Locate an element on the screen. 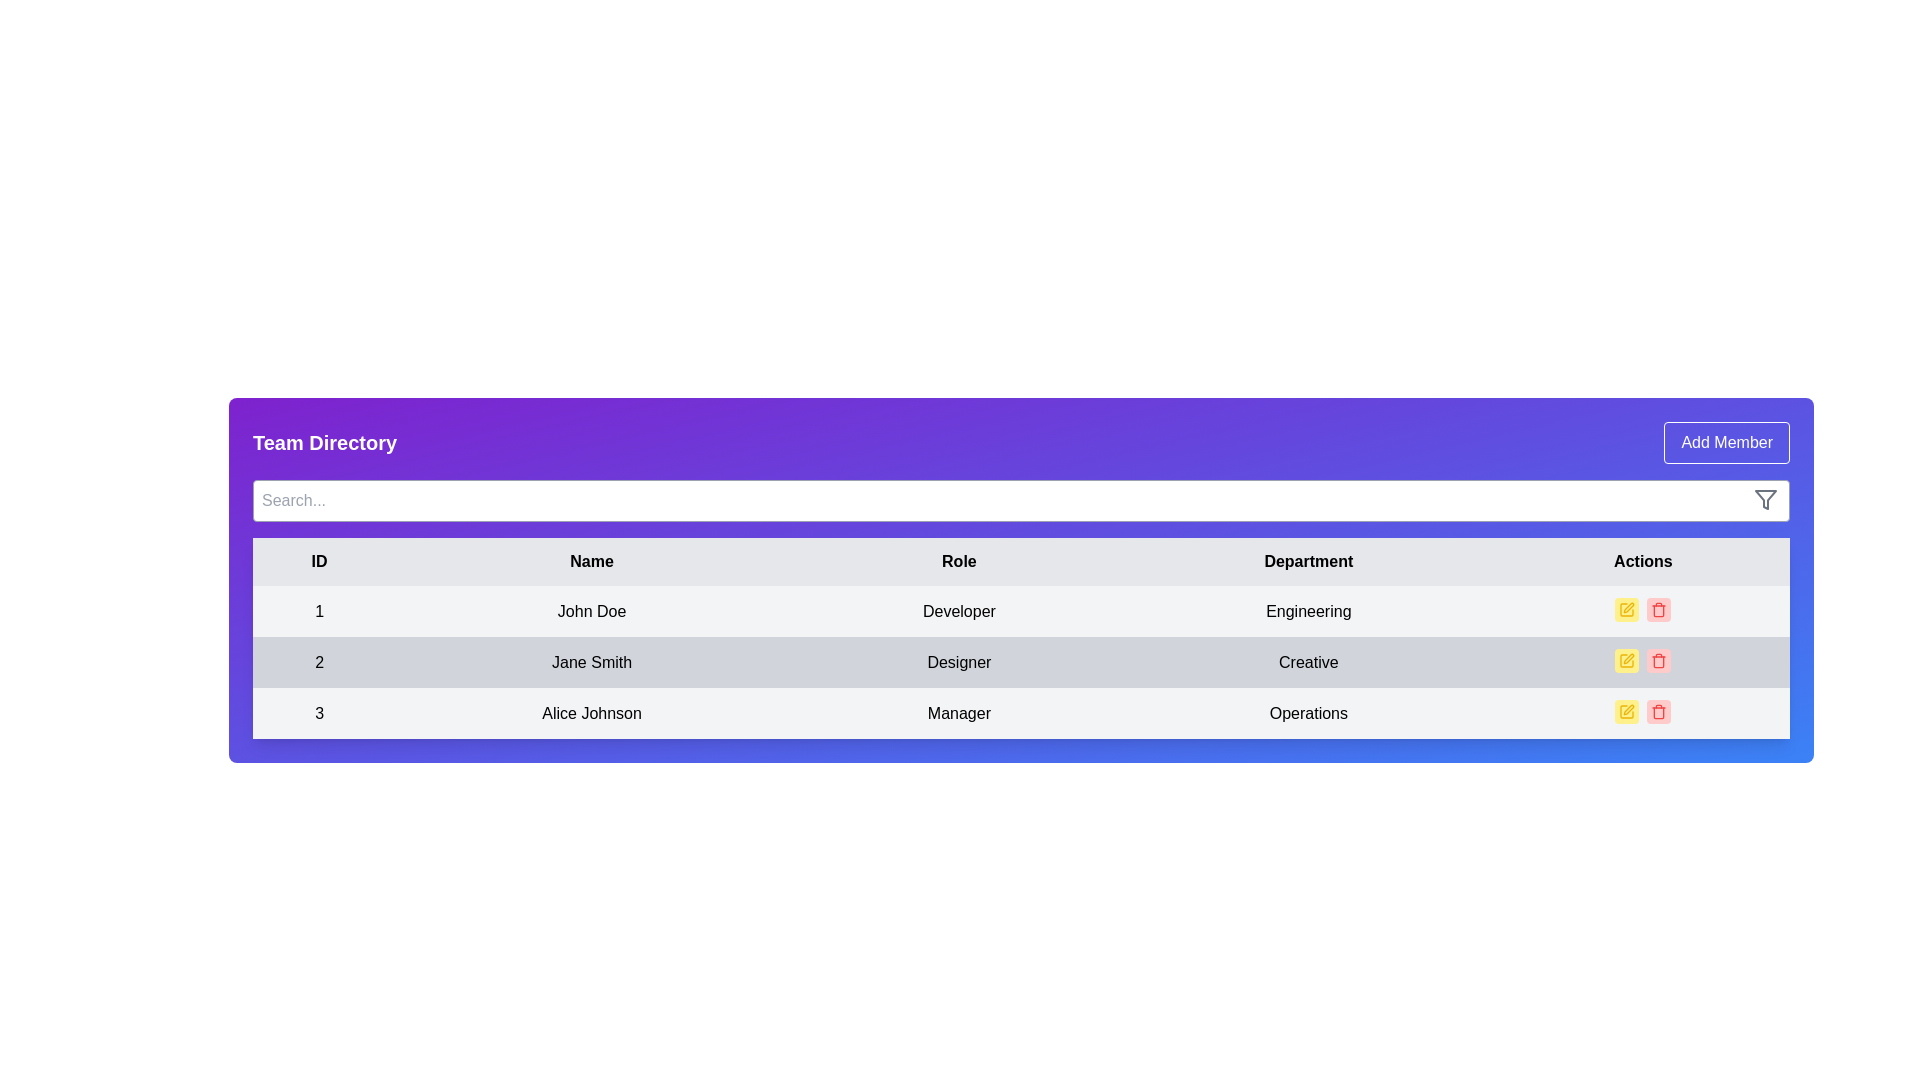  details about the team member displayed in the first row of the team member table is located at coordinates (1021, 610).